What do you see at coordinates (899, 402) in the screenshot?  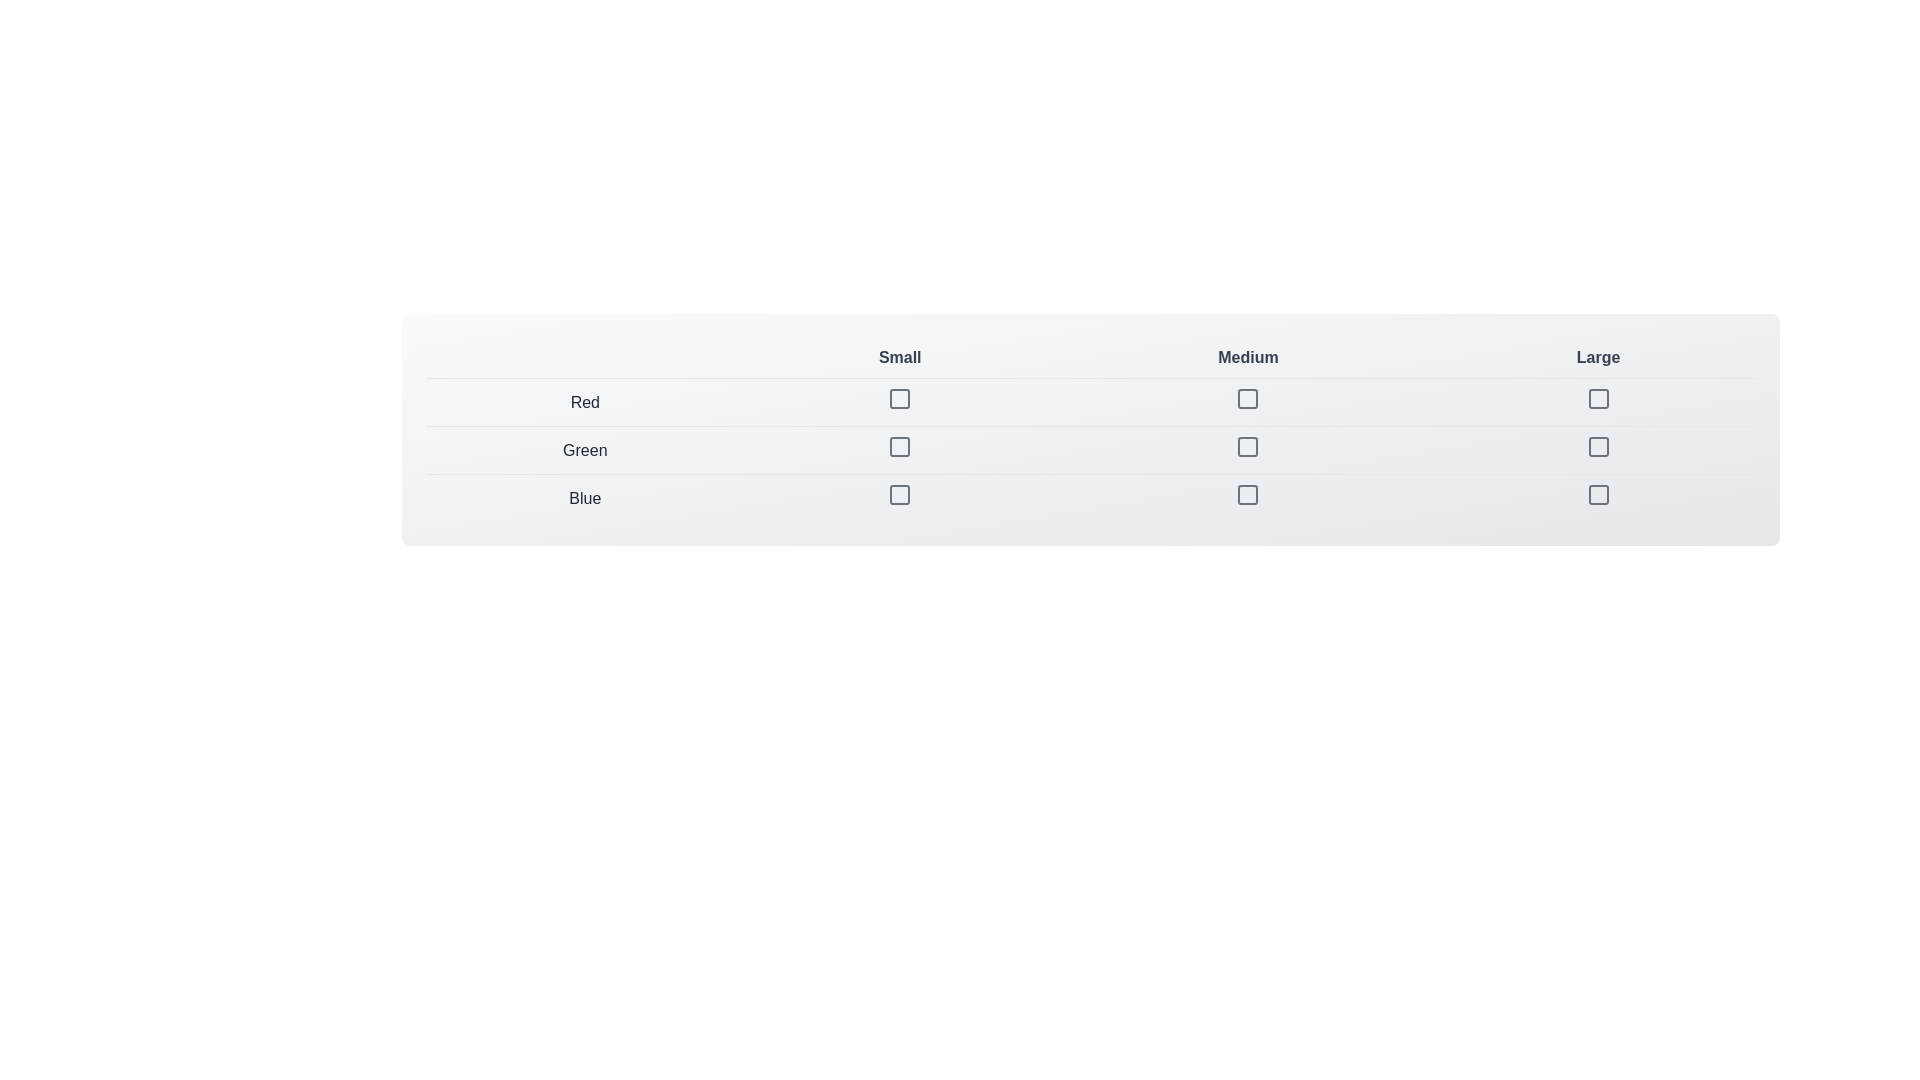 I see `the checkbox located` at bounding box center [899, 402].